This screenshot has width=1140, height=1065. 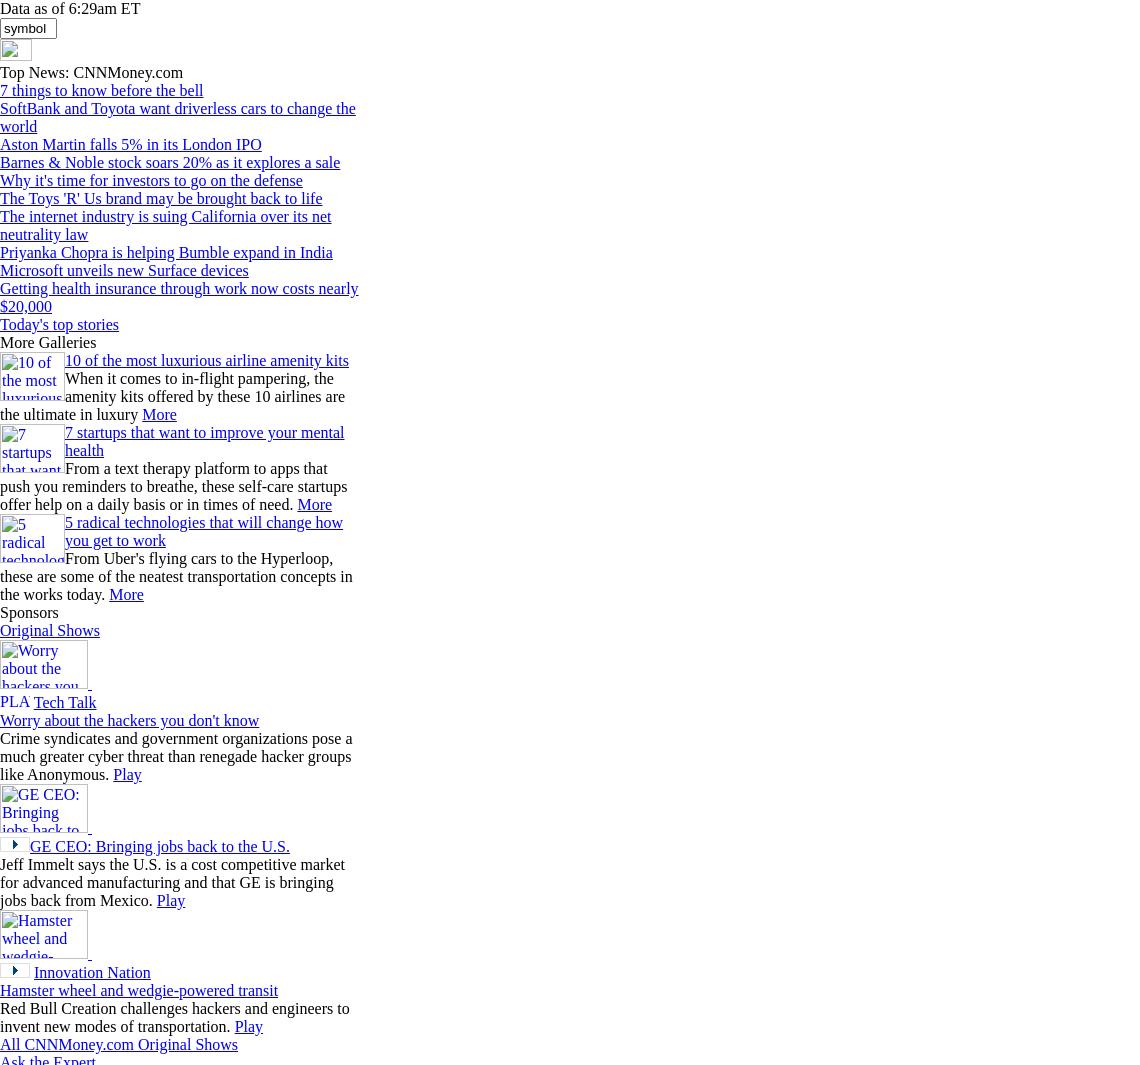 What do you see at coordinates (176, 756) in the screenshot?
I see `'Crime syndicates and government organizations pose a much greater cyber threat than renegade hacker groups like Anonymous.'` at bounding box center [176, 756].